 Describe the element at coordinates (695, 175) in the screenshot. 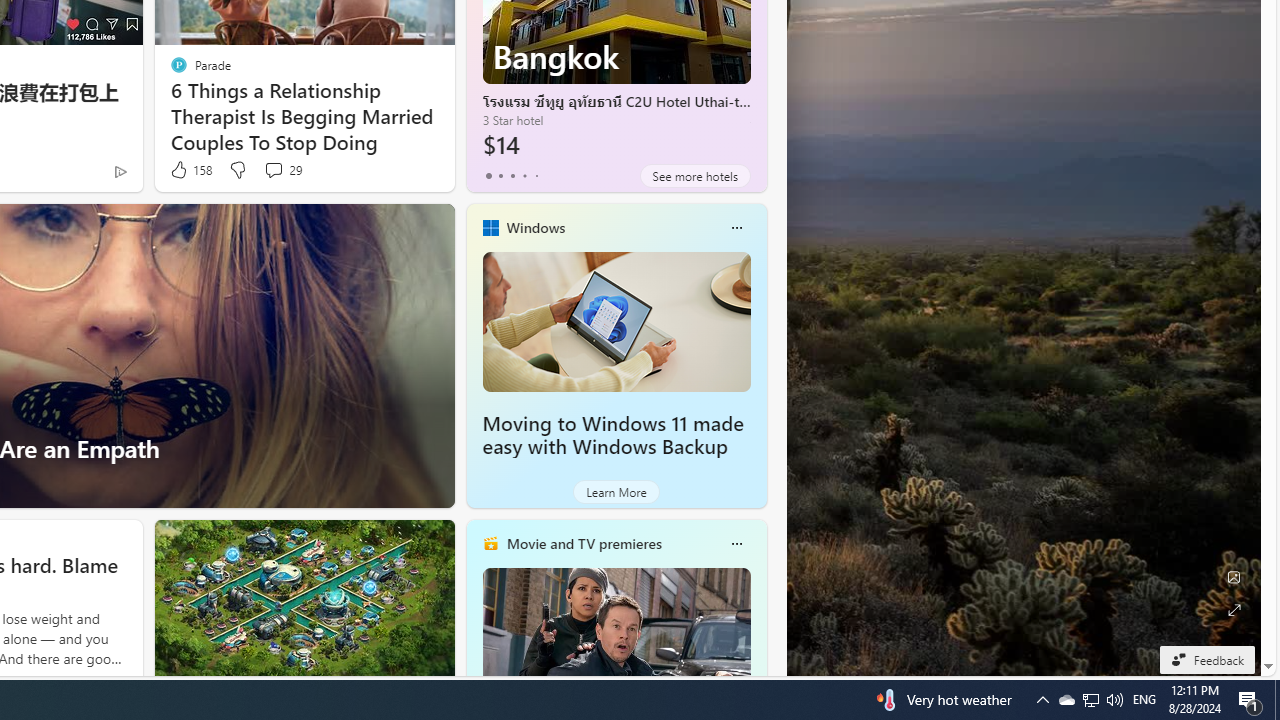

I see `'See more hotels'` at that location.